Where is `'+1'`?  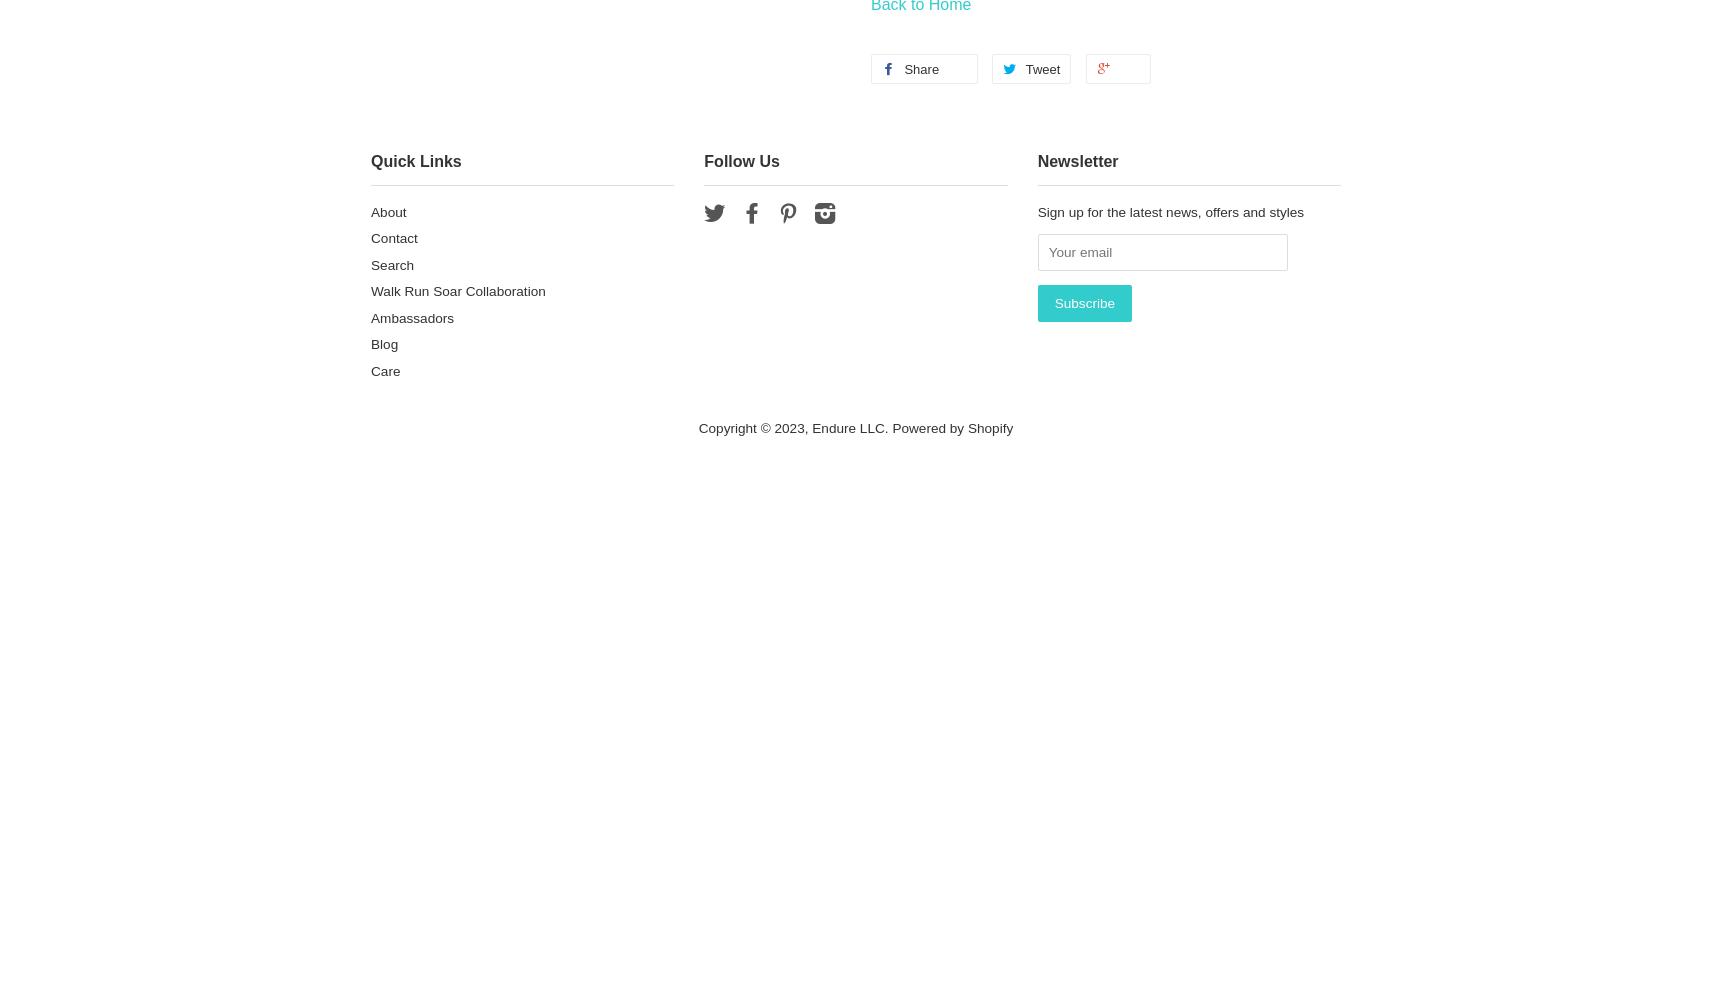 '+1' is located at coordinates (1128, 68).